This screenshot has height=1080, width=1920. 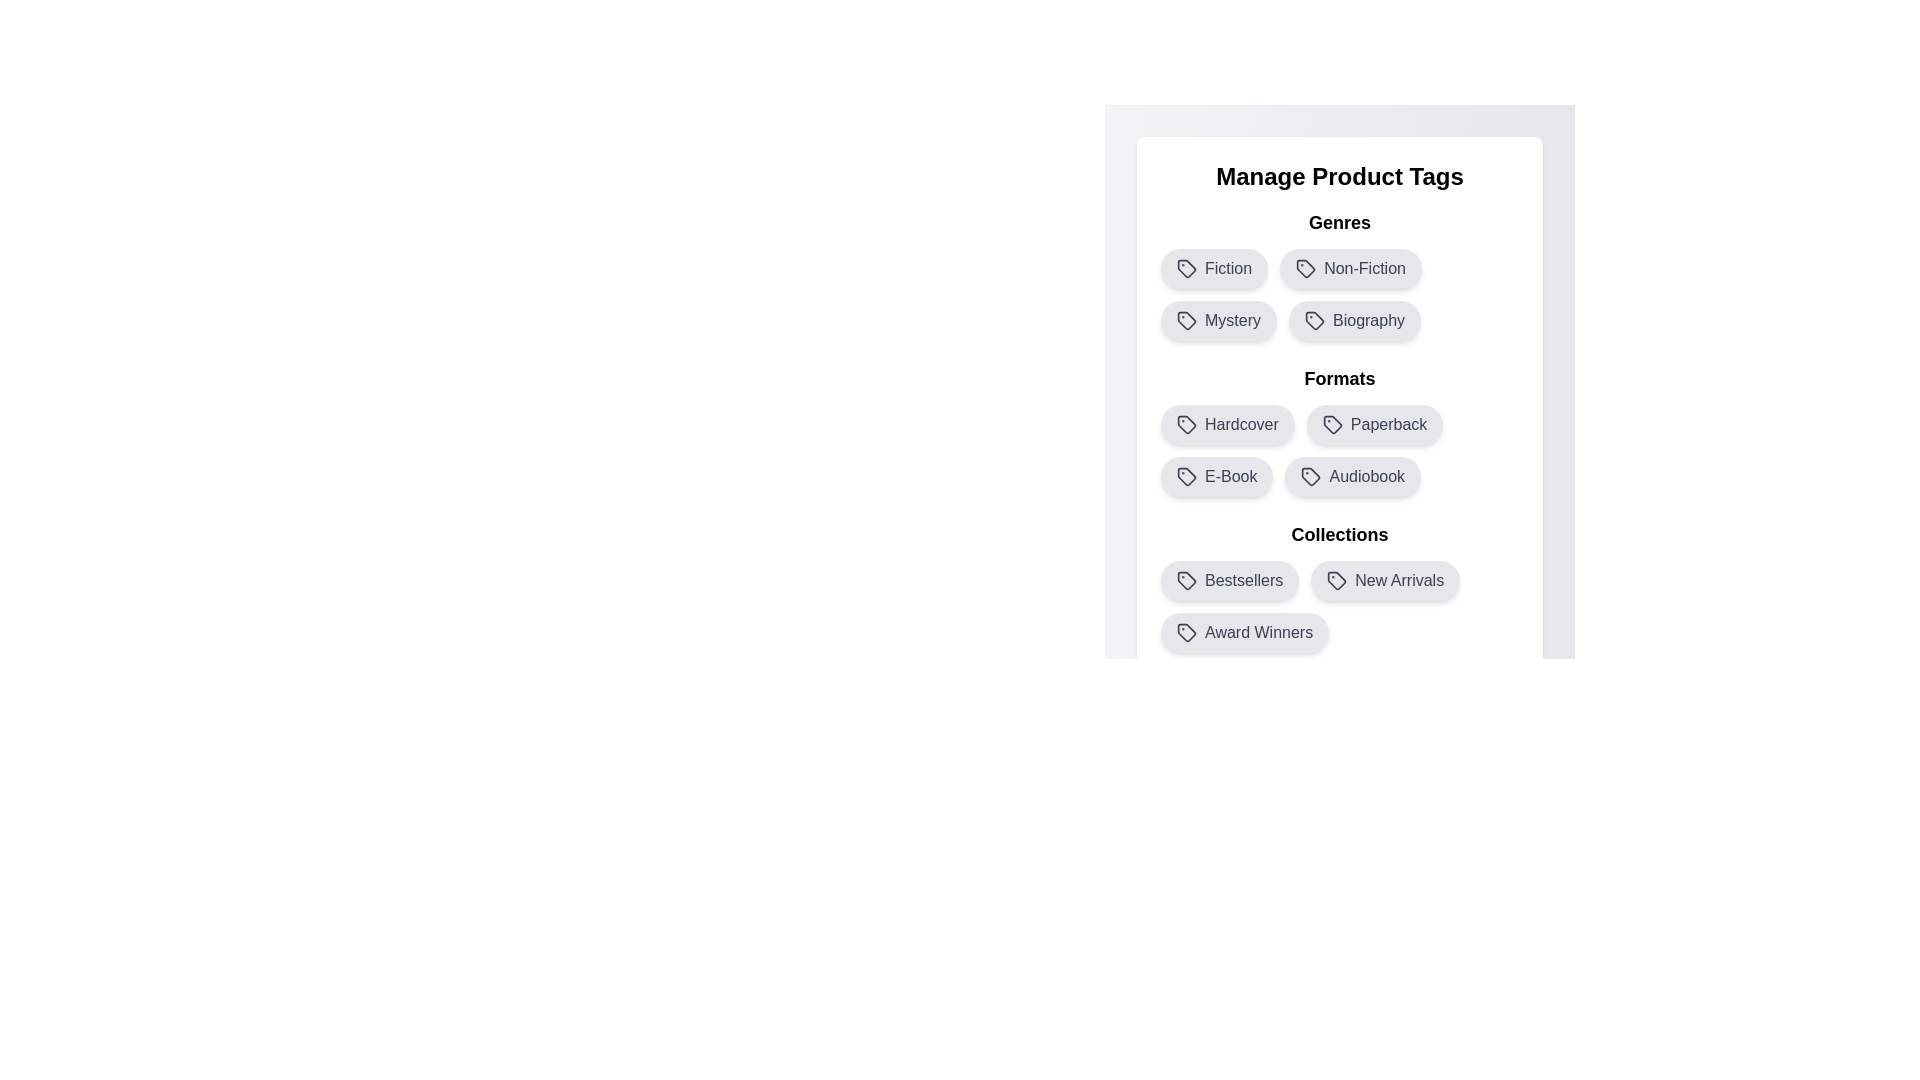 What do you see at coordinates (1374, 423) in the screenshot?
I see `the 'Paperback' button located in the 'Formats' section under the 'Manage Product Tags' title` at bounding box center [1374, 423].